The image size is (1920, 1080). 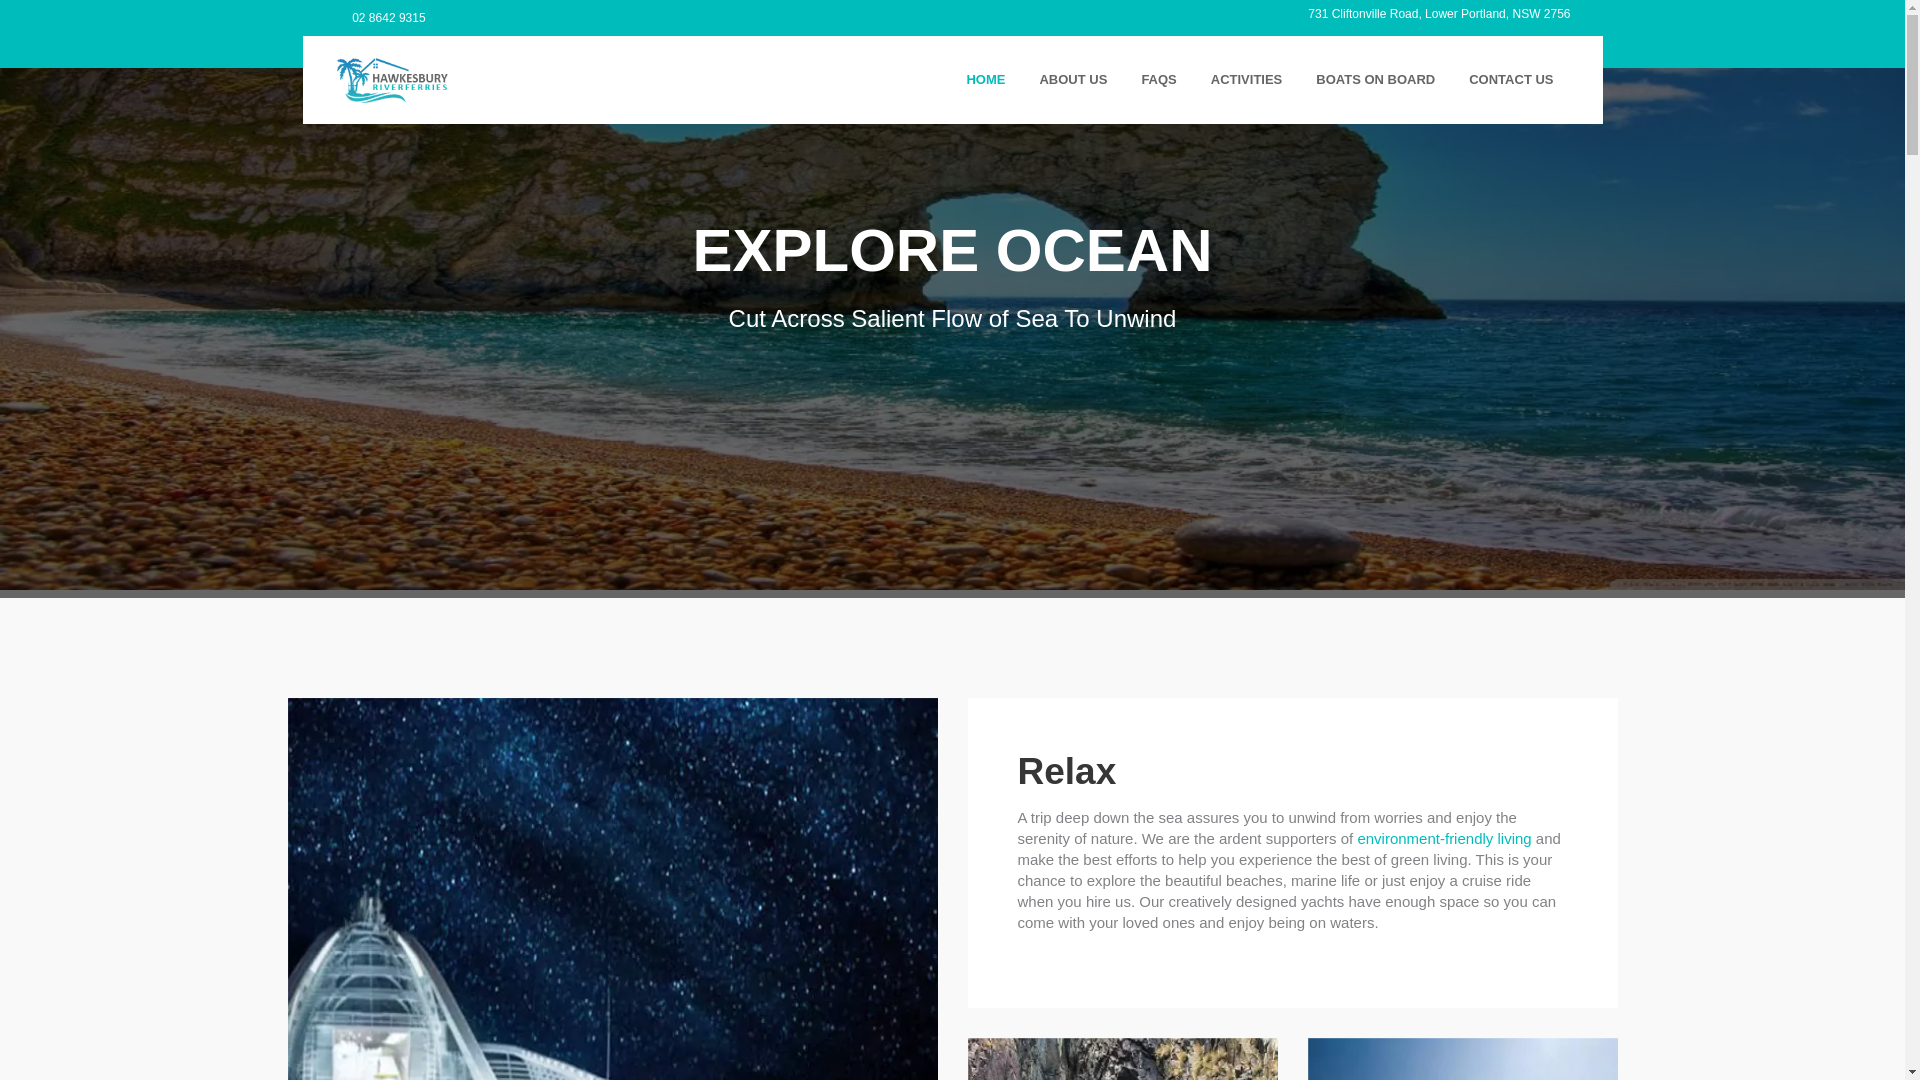 I want to click on 'HOME', so click(x=985, y=79).